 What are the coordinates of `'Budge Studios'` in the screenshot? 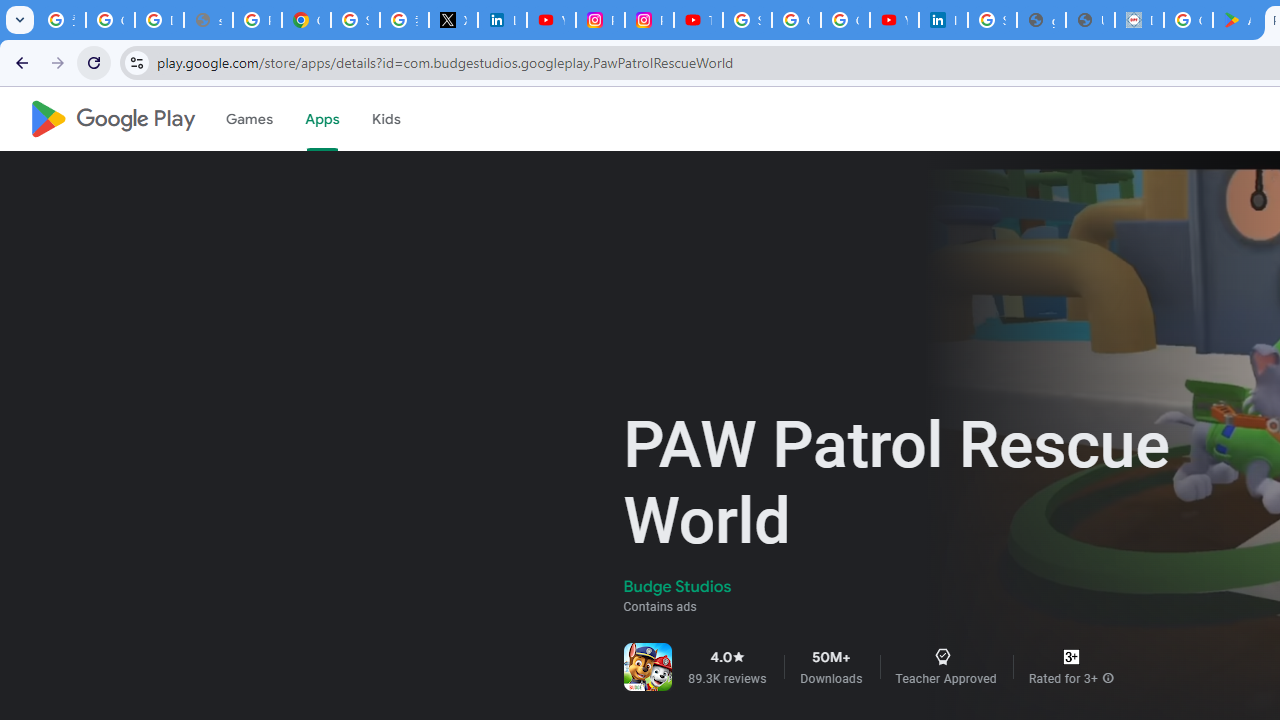 It's located at (677, 585).